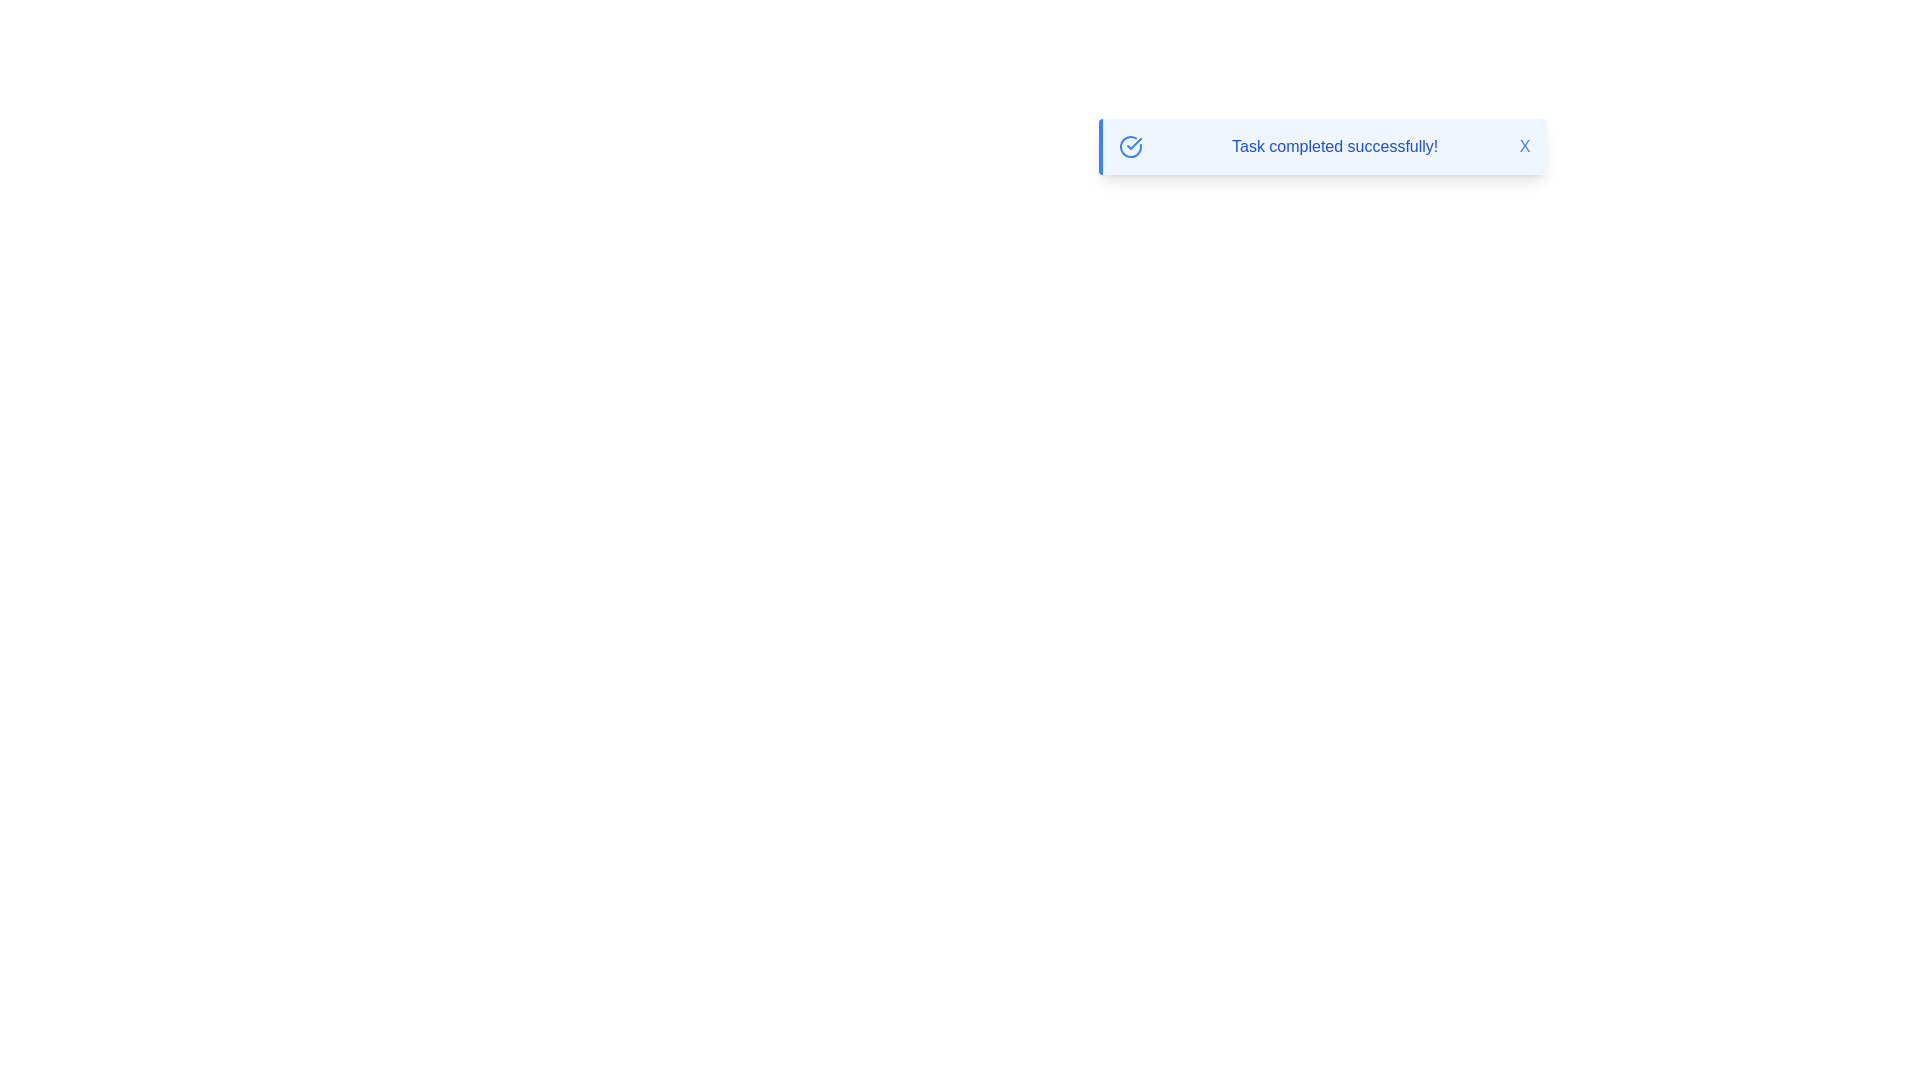  Describe the element at coordinates (1524, 145) in the screenshot. I see `the close button of the alert to close it` at that location.